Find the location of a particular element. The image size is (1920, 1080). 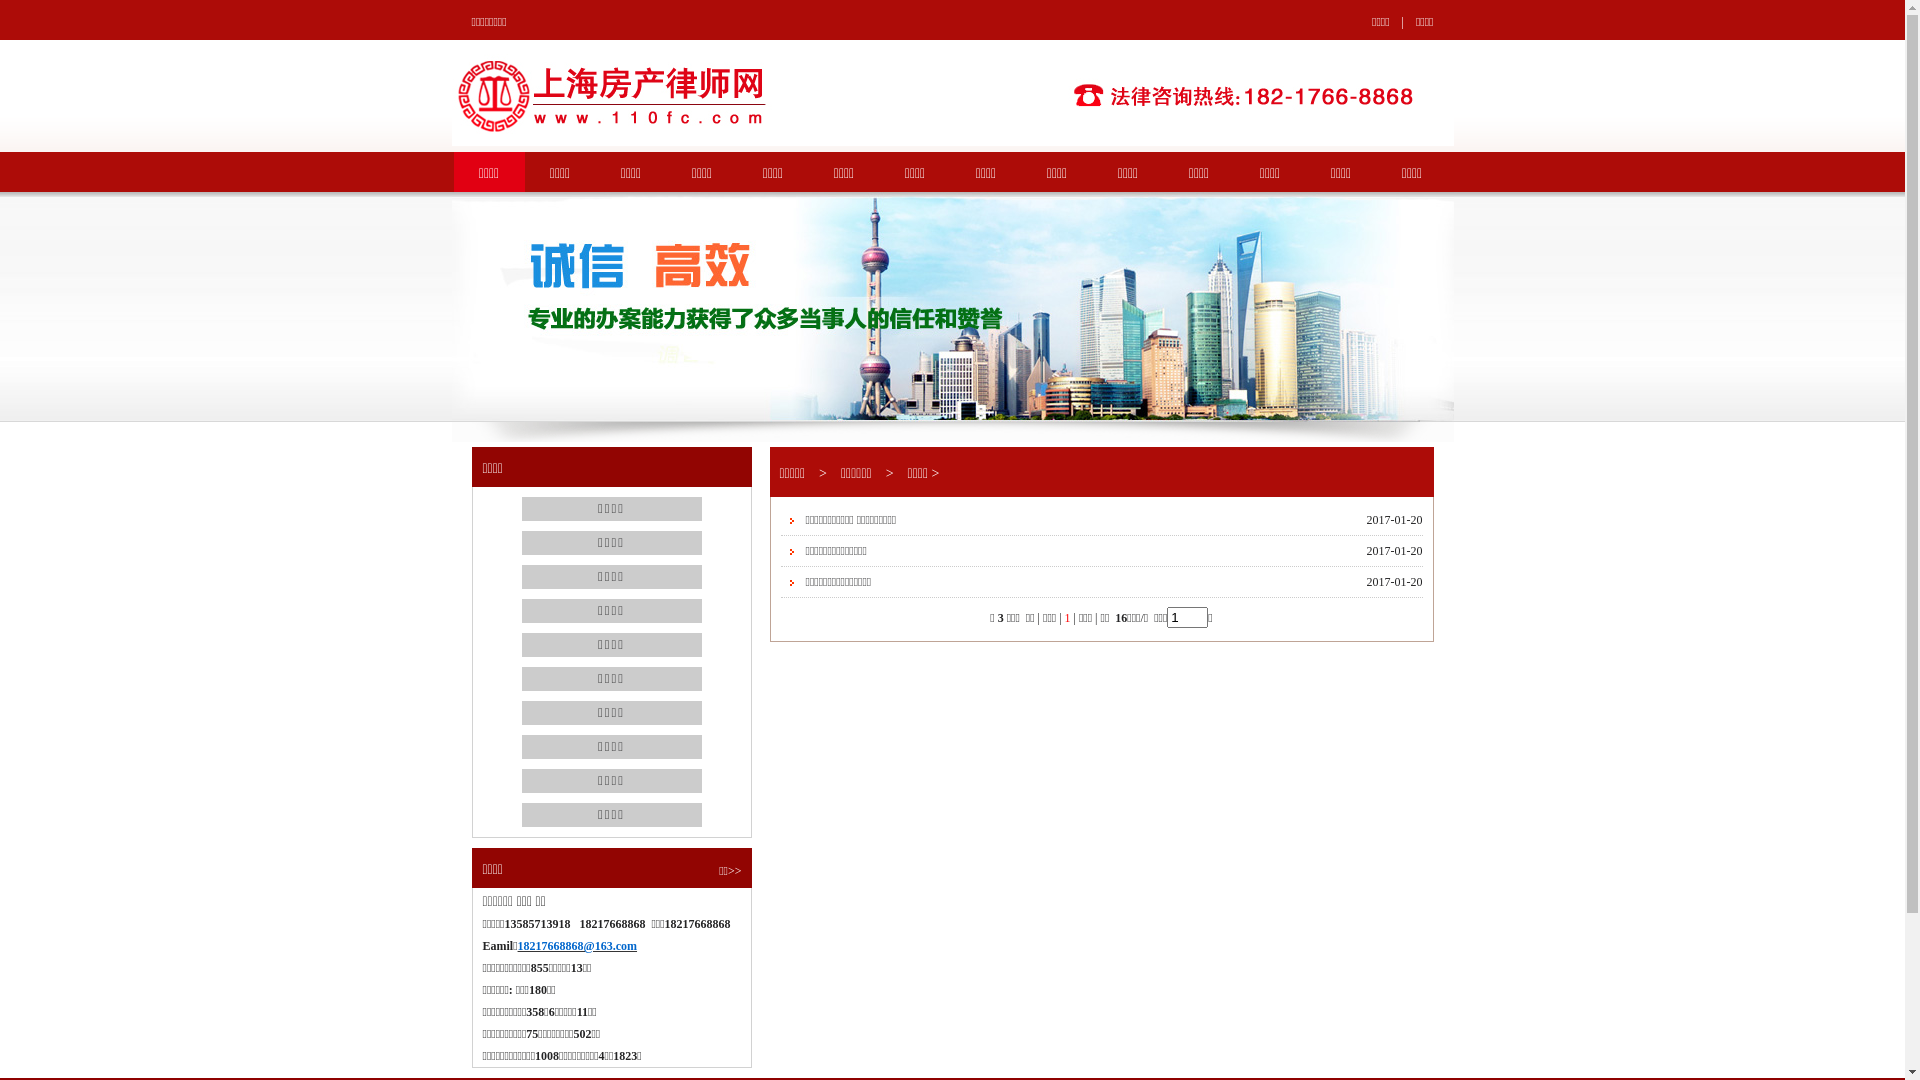

'18217668868@163.com' is located at coordinates (576, 945).